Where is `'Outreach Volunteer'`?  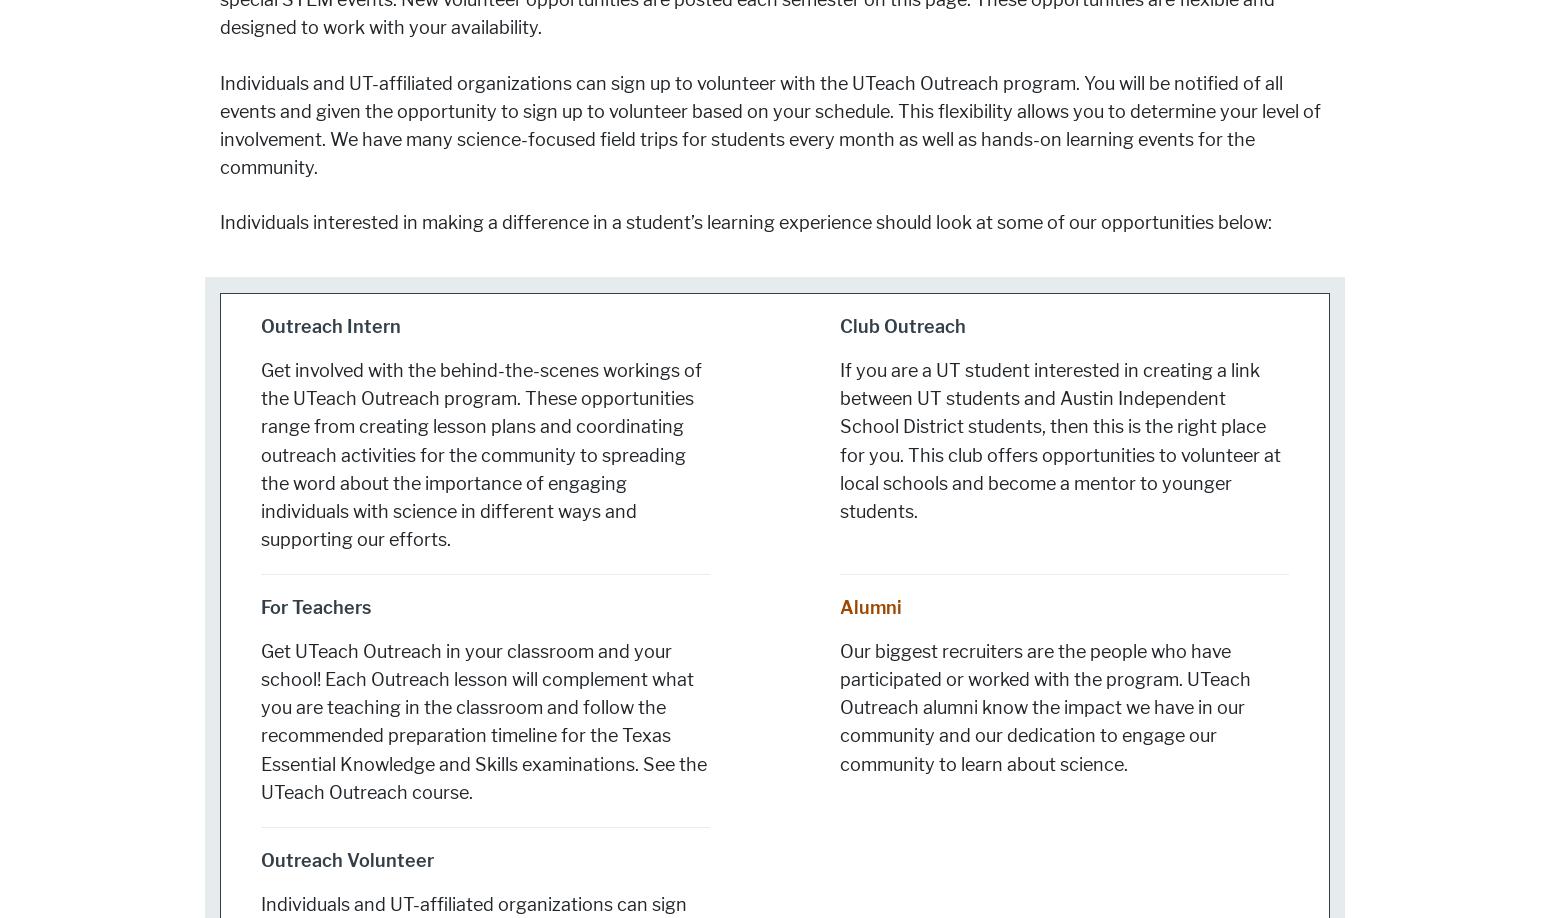 'Outreach Volunteer' is located at coordinates (261, 858).